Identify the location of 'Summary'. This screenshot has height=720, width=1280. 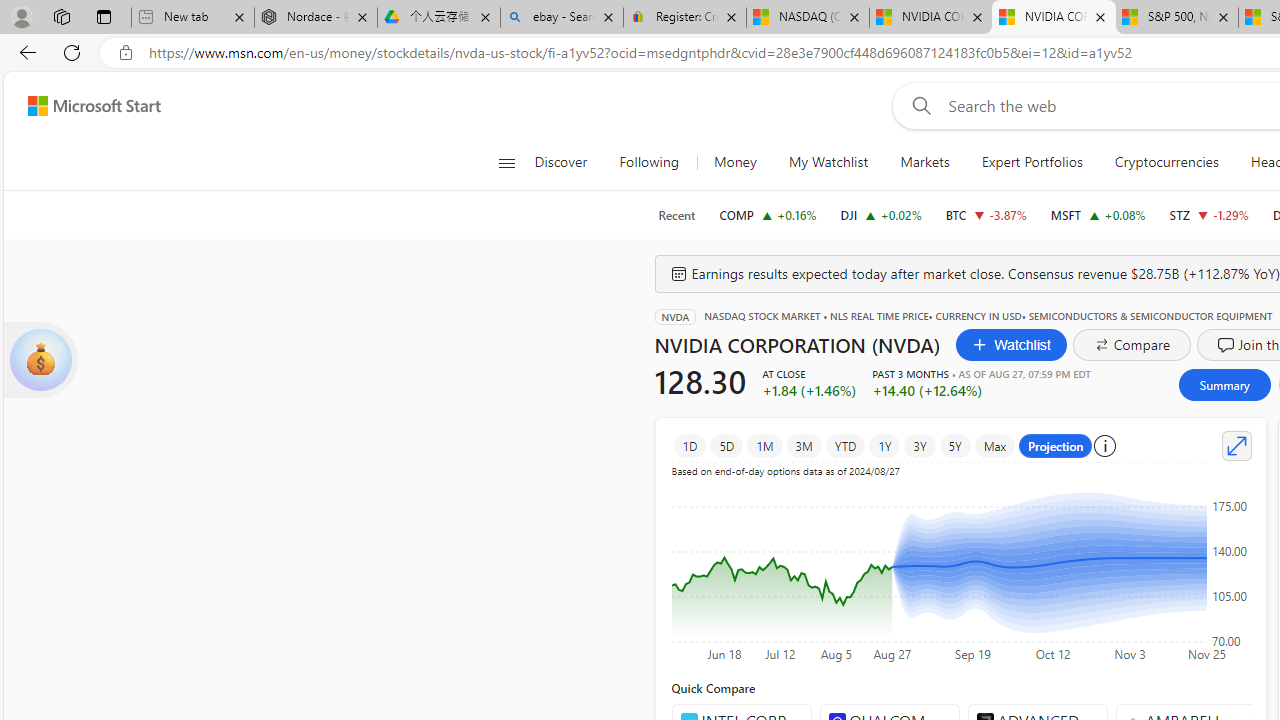
(1223, 384).